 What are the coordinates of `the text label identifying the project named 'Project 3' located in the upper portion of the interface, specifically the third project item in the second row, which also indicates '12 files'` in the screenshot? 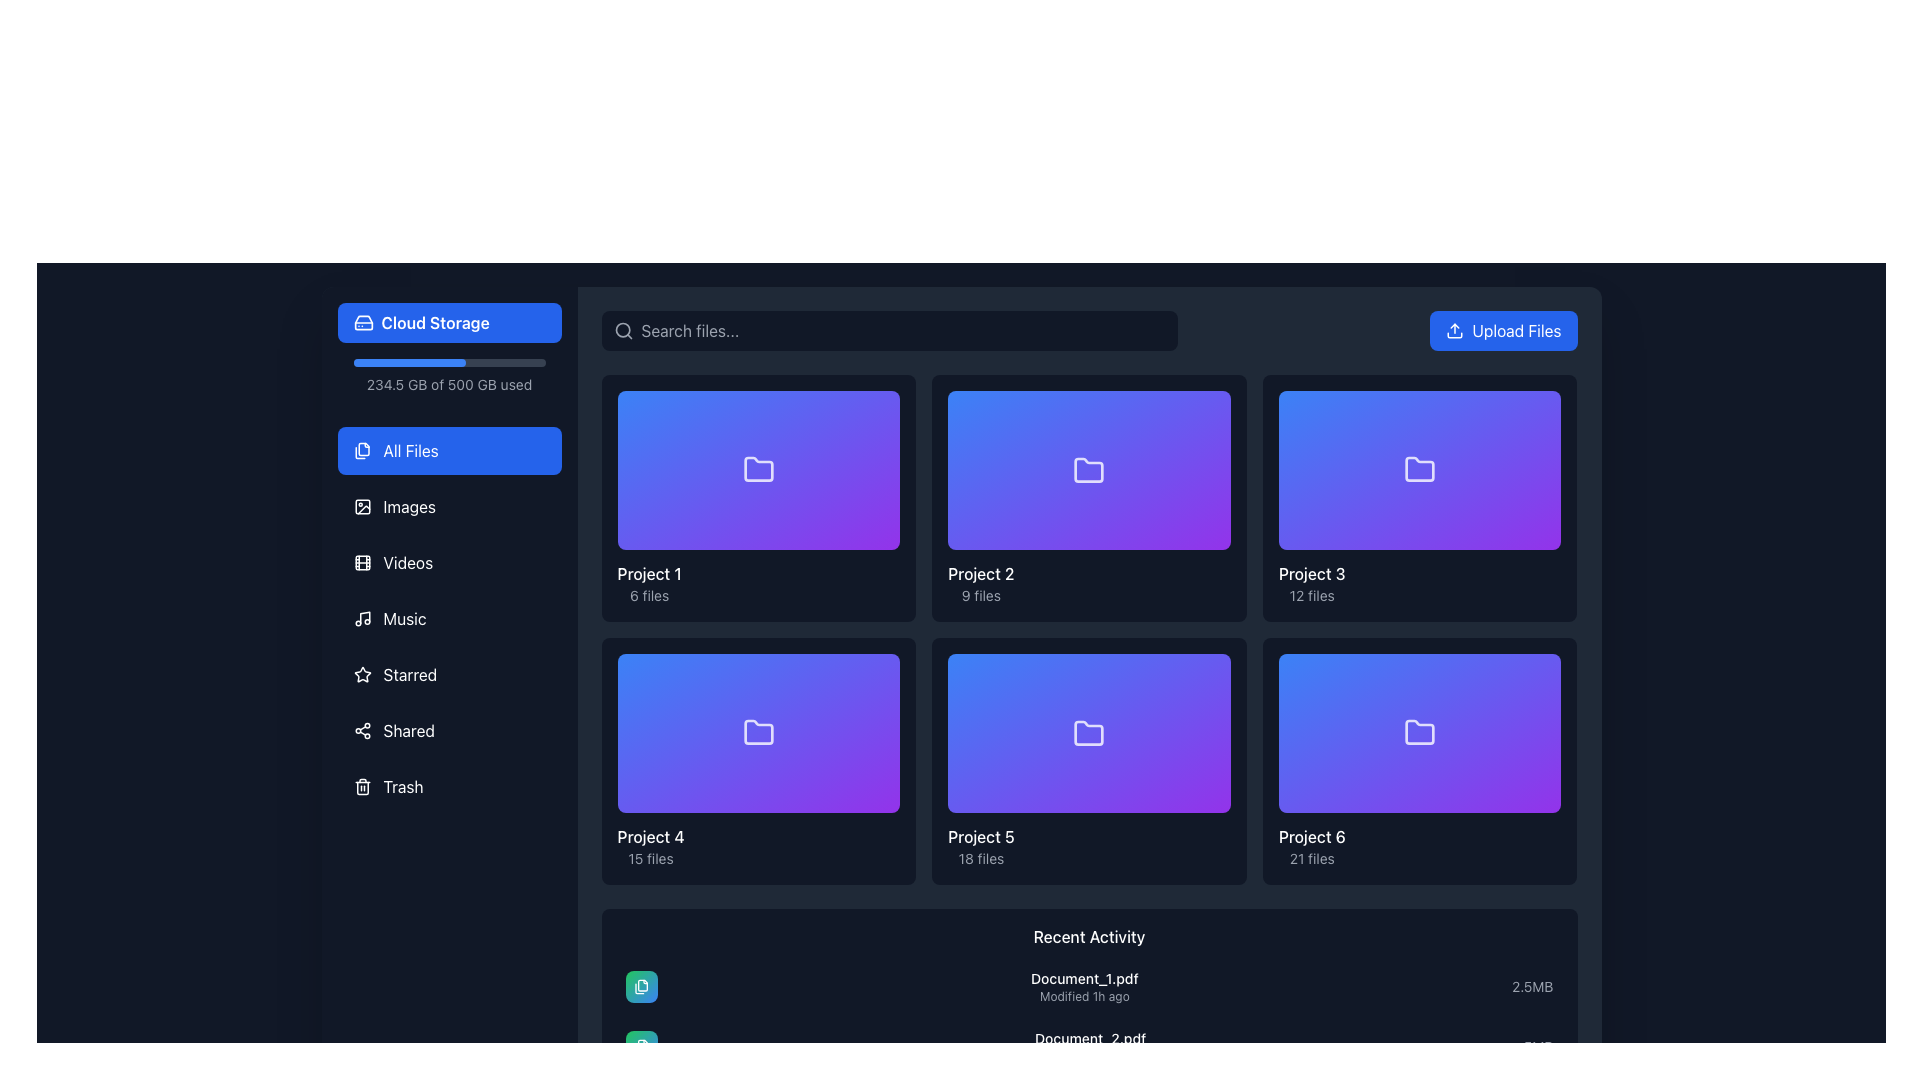 It's located at (1312, 574).